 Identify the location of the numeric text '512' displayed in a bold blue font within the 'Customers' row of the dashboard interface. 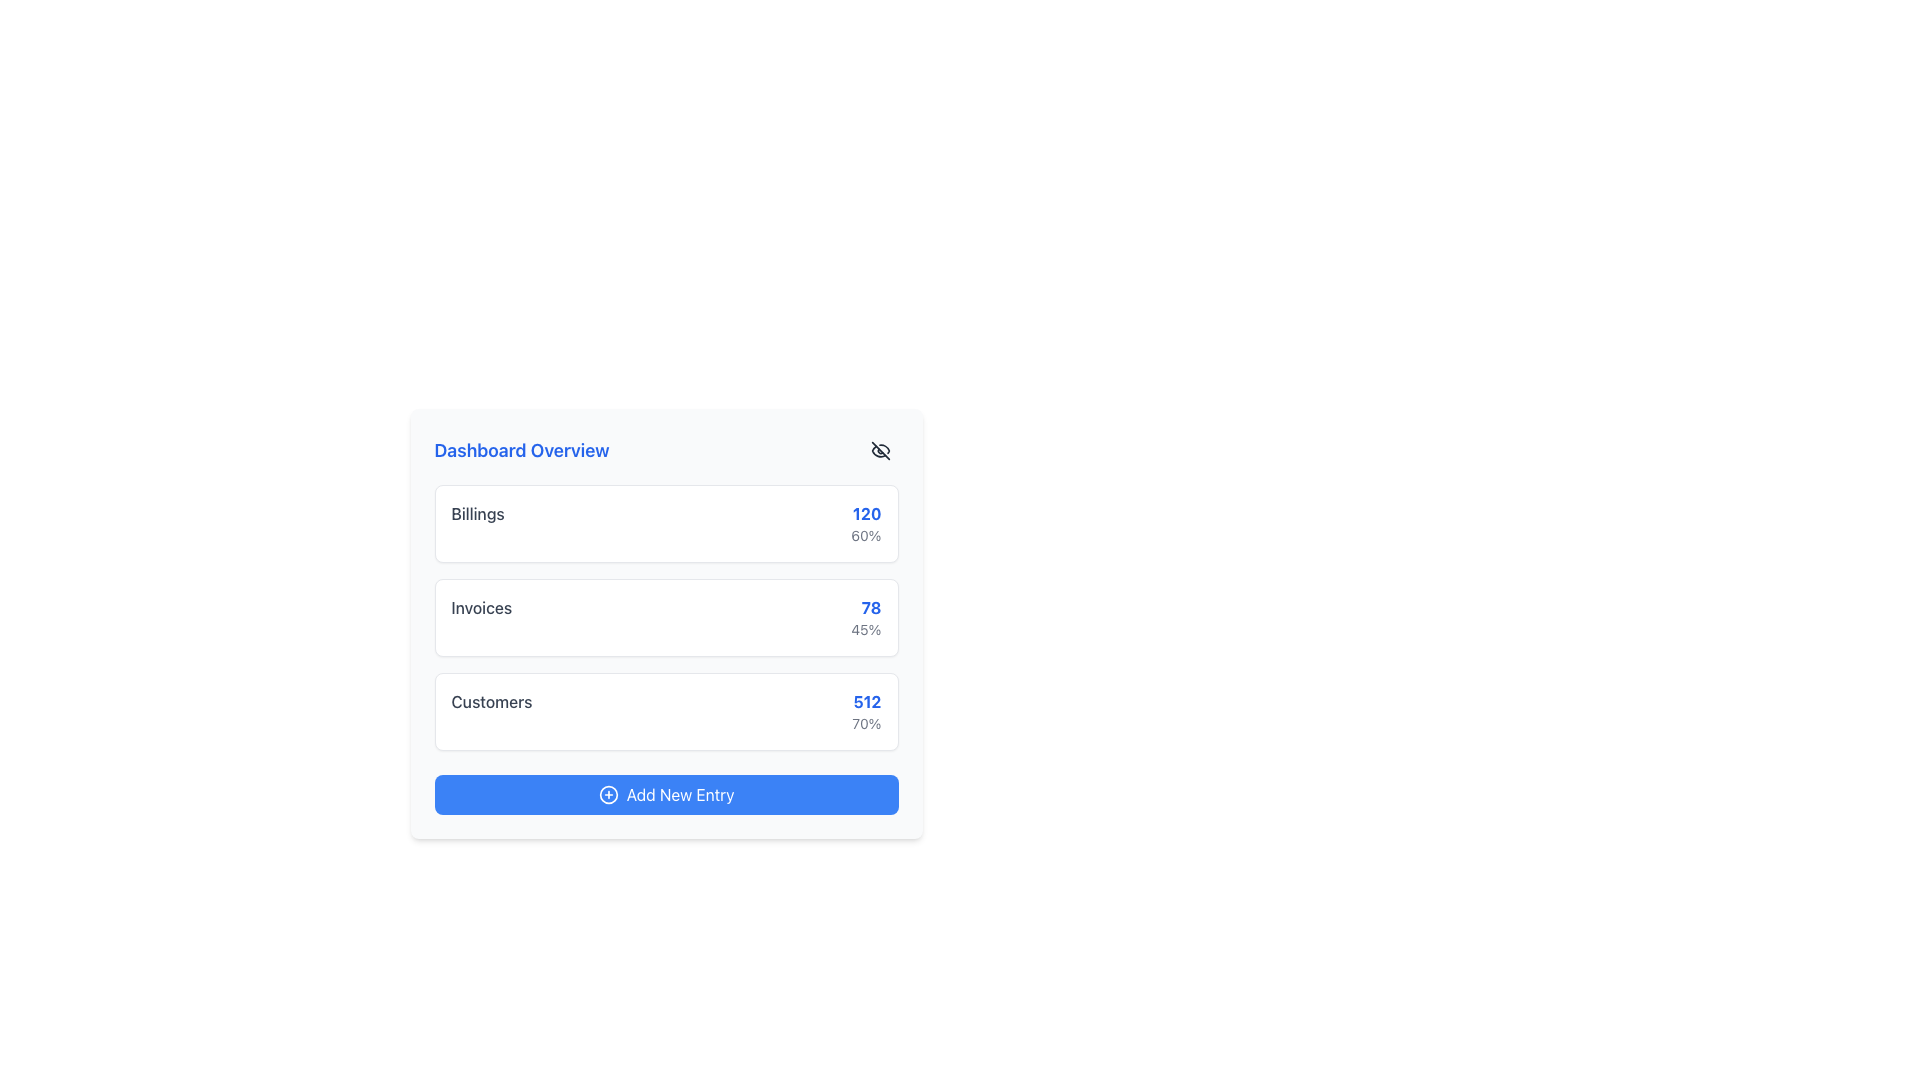
(866, 701).